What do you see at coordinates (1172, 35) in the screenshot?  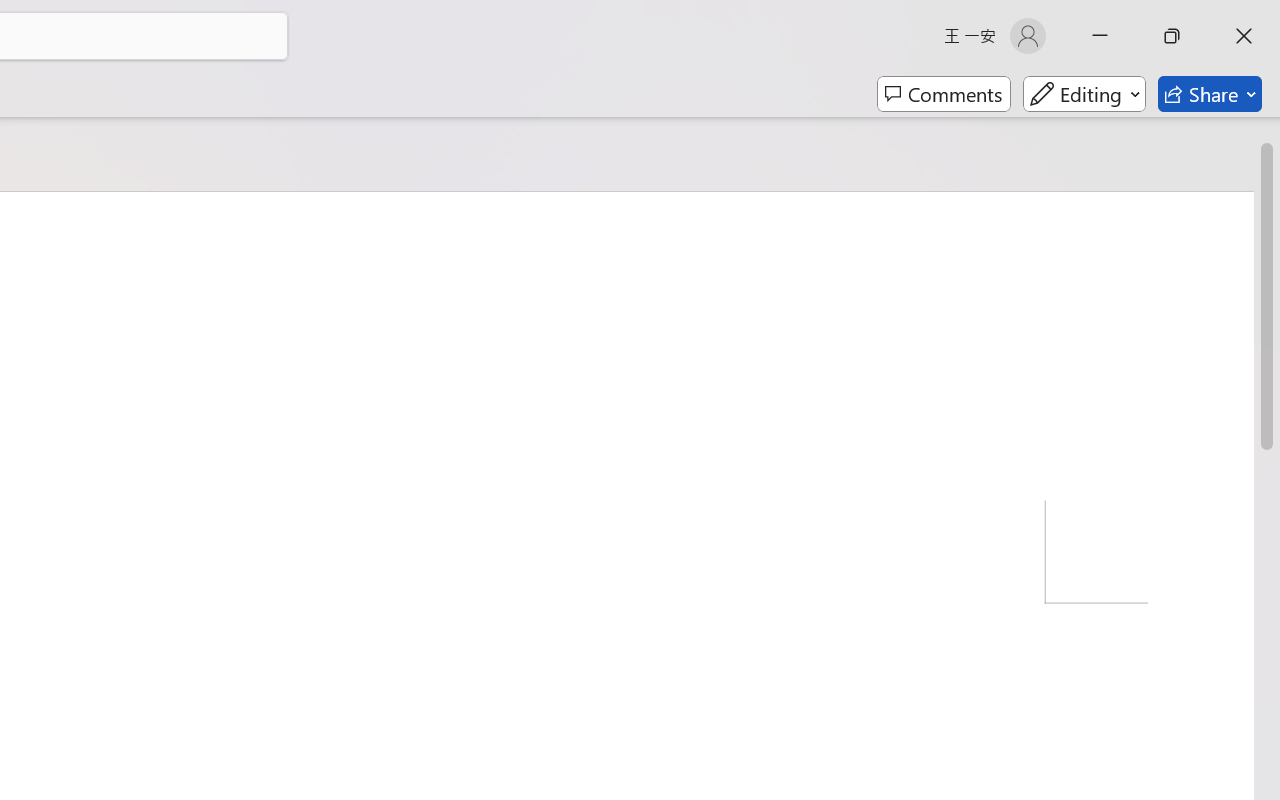 I see `'Restore Down'` at bounding box center [1172, 35].